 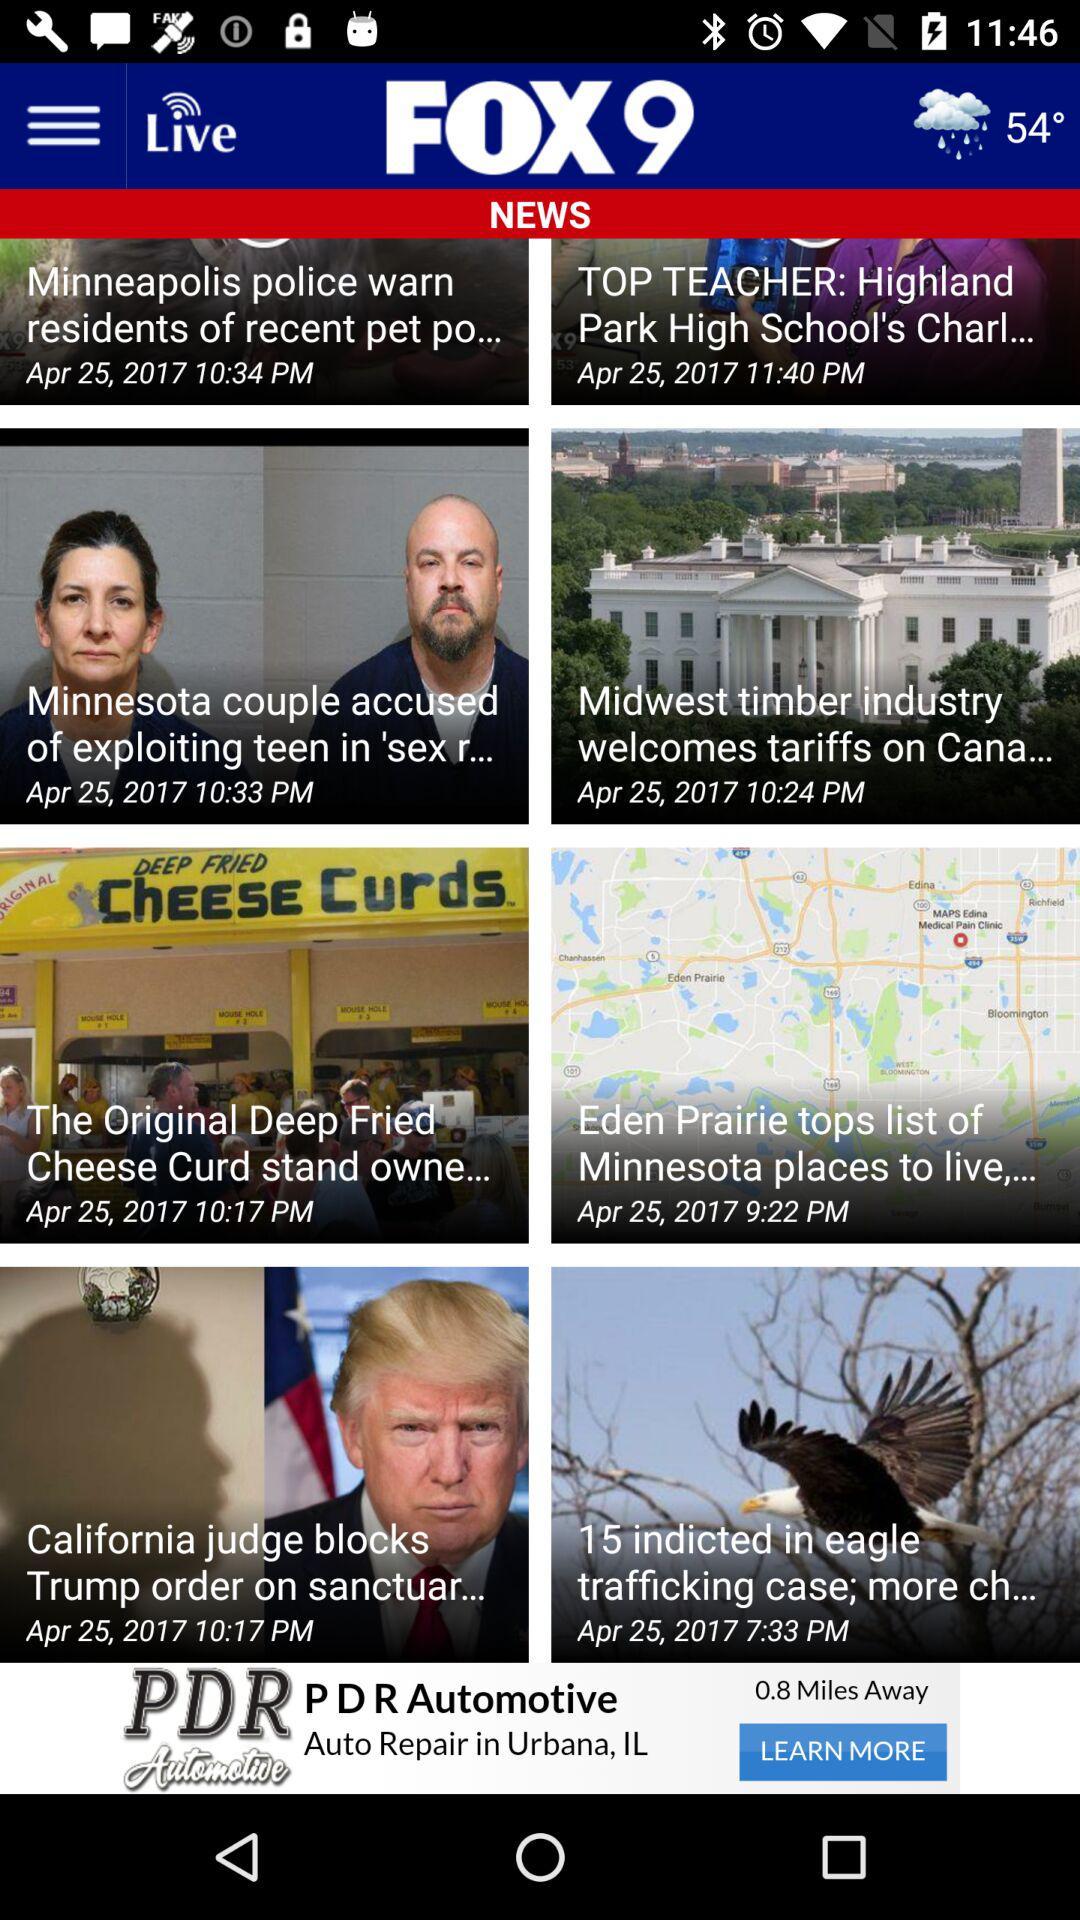 I want to click on the menu icon, so click(x=61, y=124).